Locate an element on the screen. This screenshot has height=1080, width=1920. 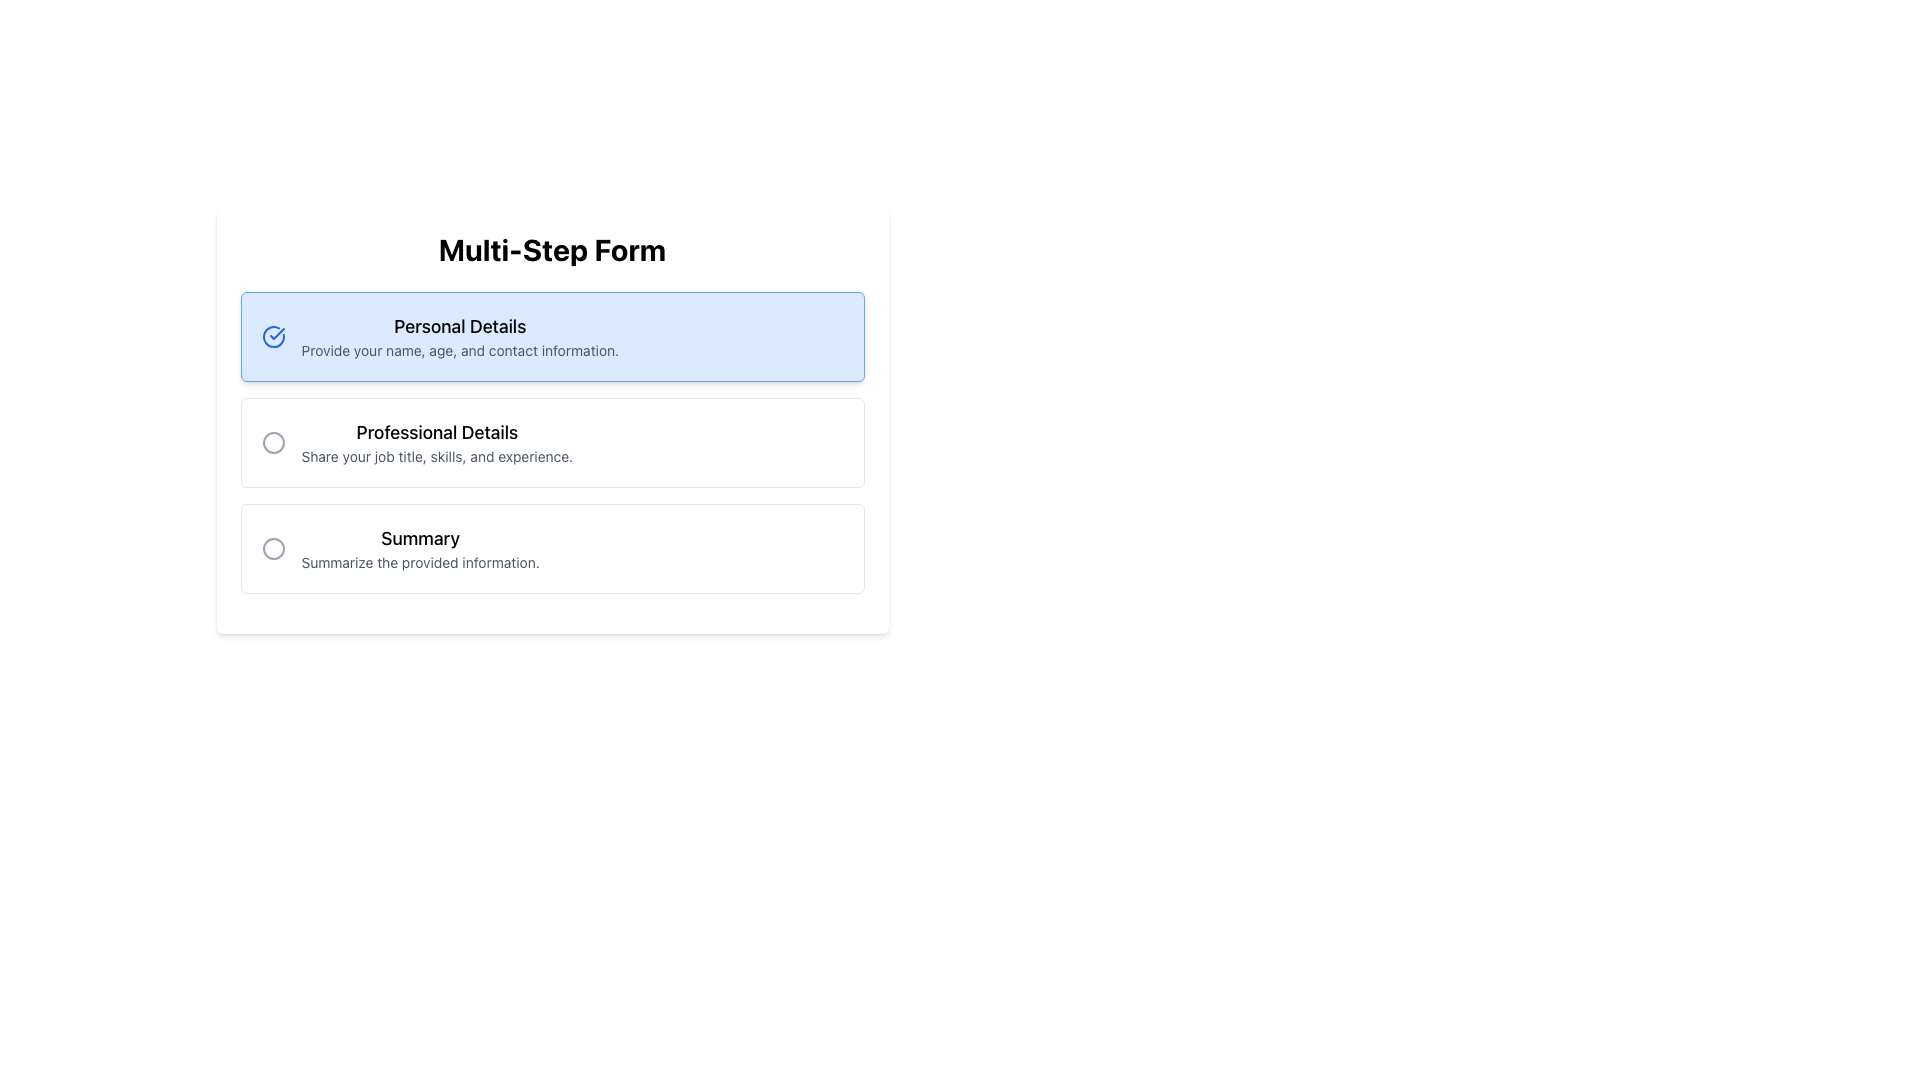
the filled circle icon located in the 'Summary' section of the Multi-Step Form, which is positioned to the left of the accompanying description text is located at coordinates (272, 548).